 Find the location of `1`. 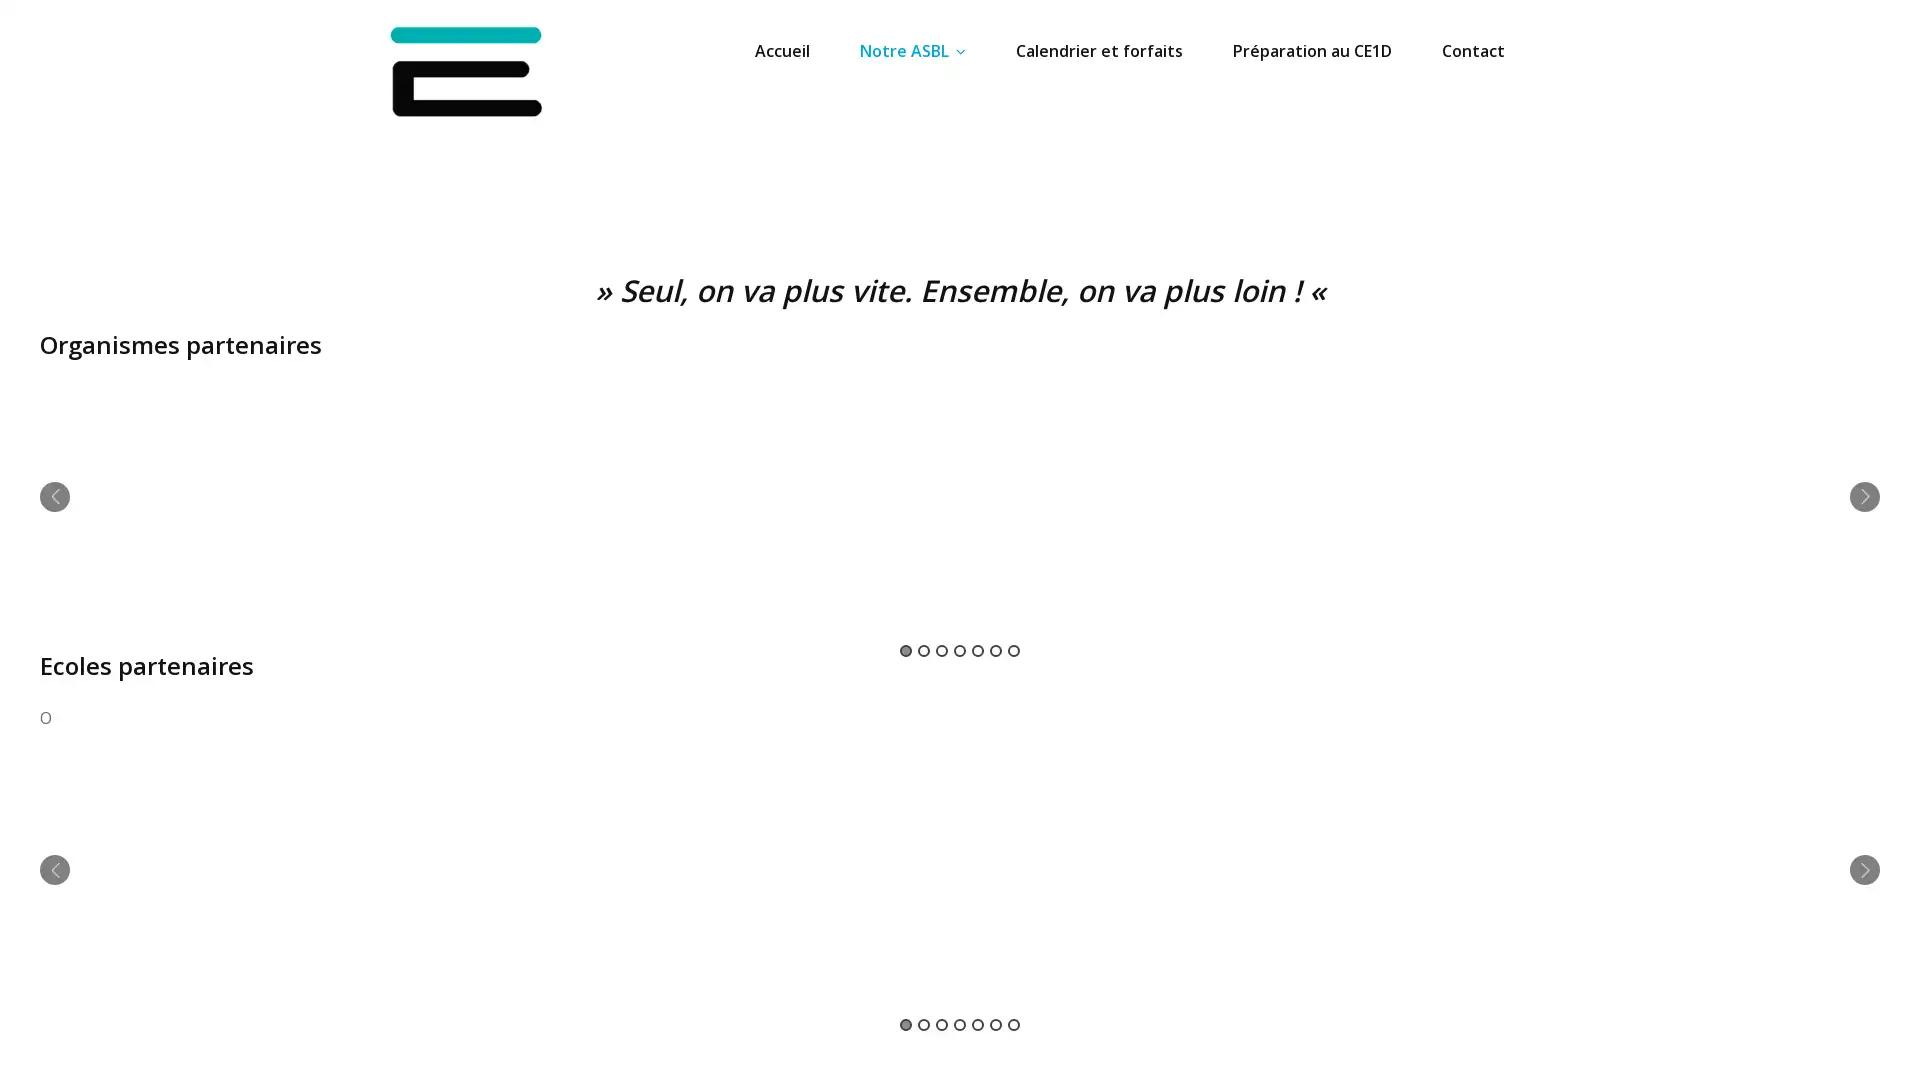

1 is located at coordinates (905, 651).